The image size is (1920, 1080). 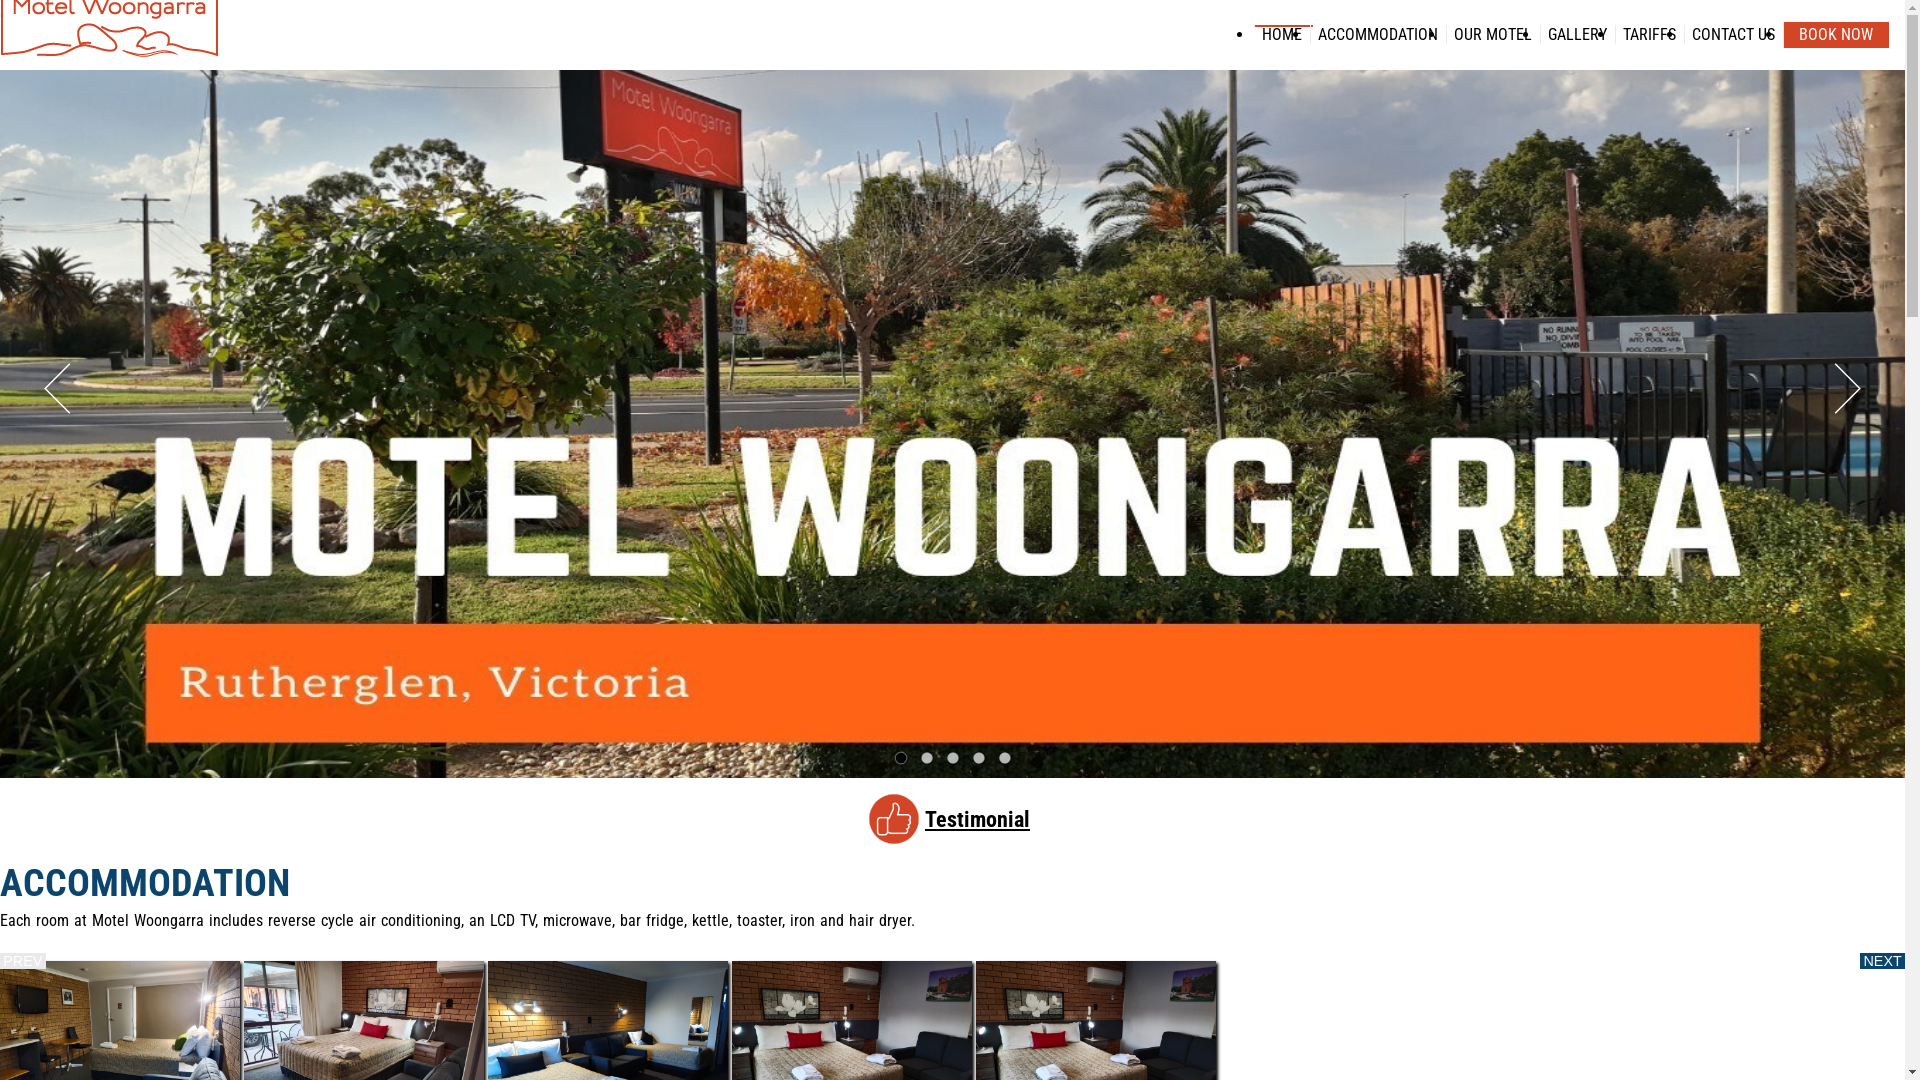 I want to click on 'OUR MOTEL', so click(x=1492, y=34).